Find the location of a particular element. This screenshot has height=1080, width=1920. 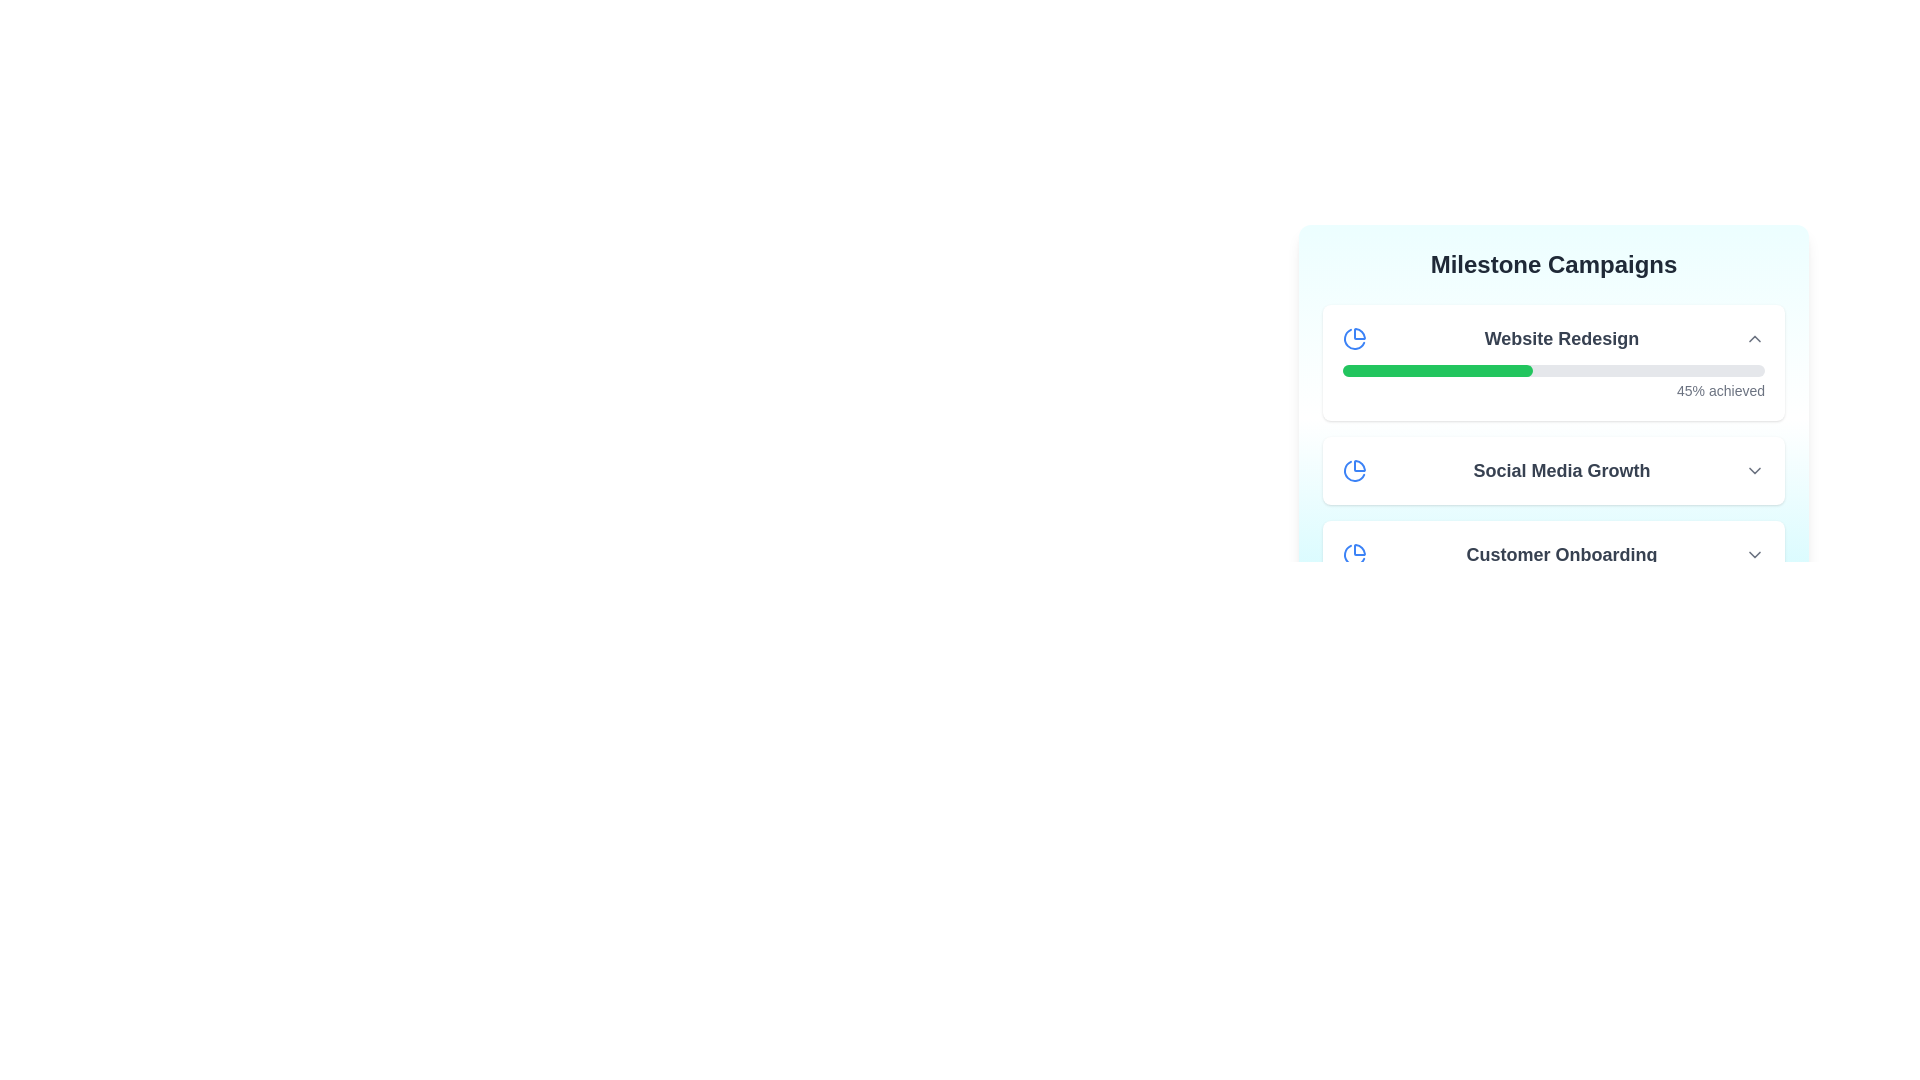

the 'Social Media Growth' collapsible section header is located at coordinates (1553, 470).